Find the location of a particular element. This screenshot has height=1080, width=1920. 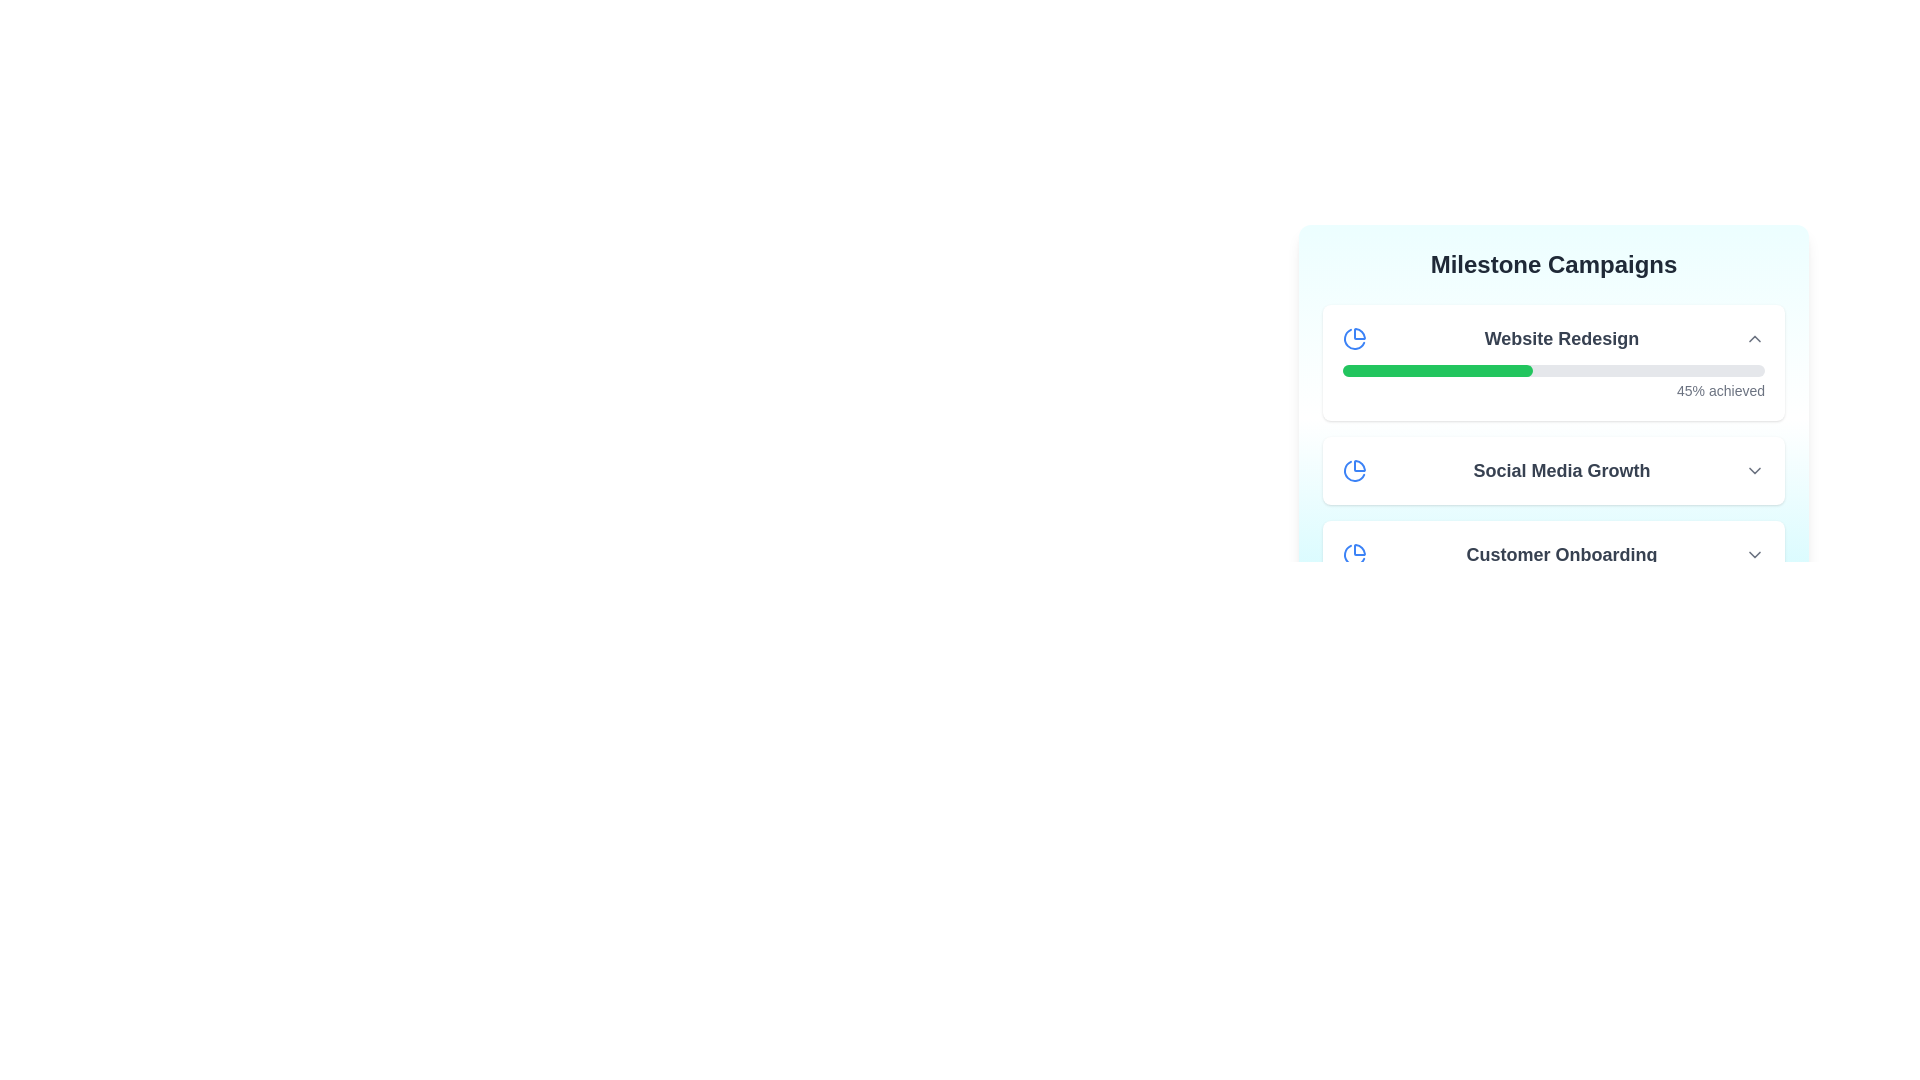

the 'Social Media Growth' collapsible section header is located at coordinates (1553, 470).